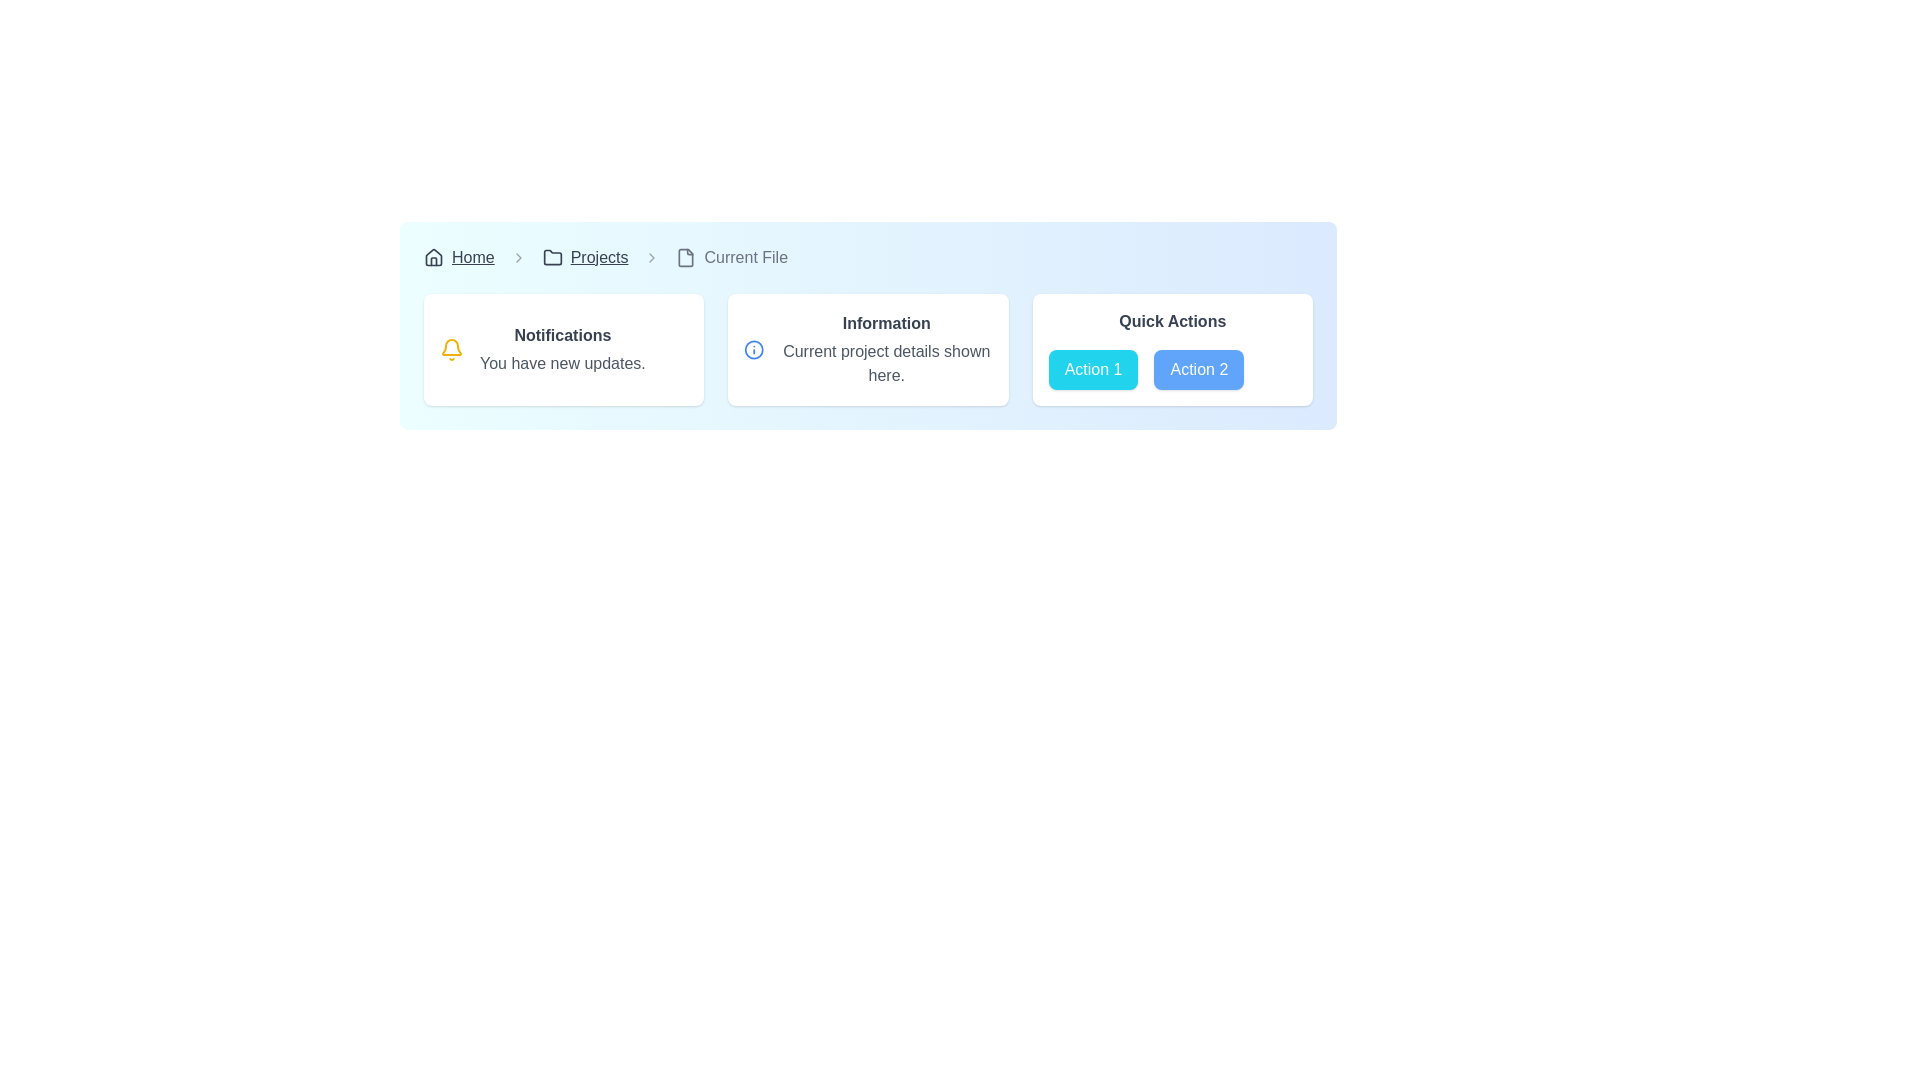 The image size is (1920, 1080). What do you see at coordinates (598, 257) in the screenshot?
I see `the hyperlinked text labeled 'Projects'` at bounding box center [598, 257].